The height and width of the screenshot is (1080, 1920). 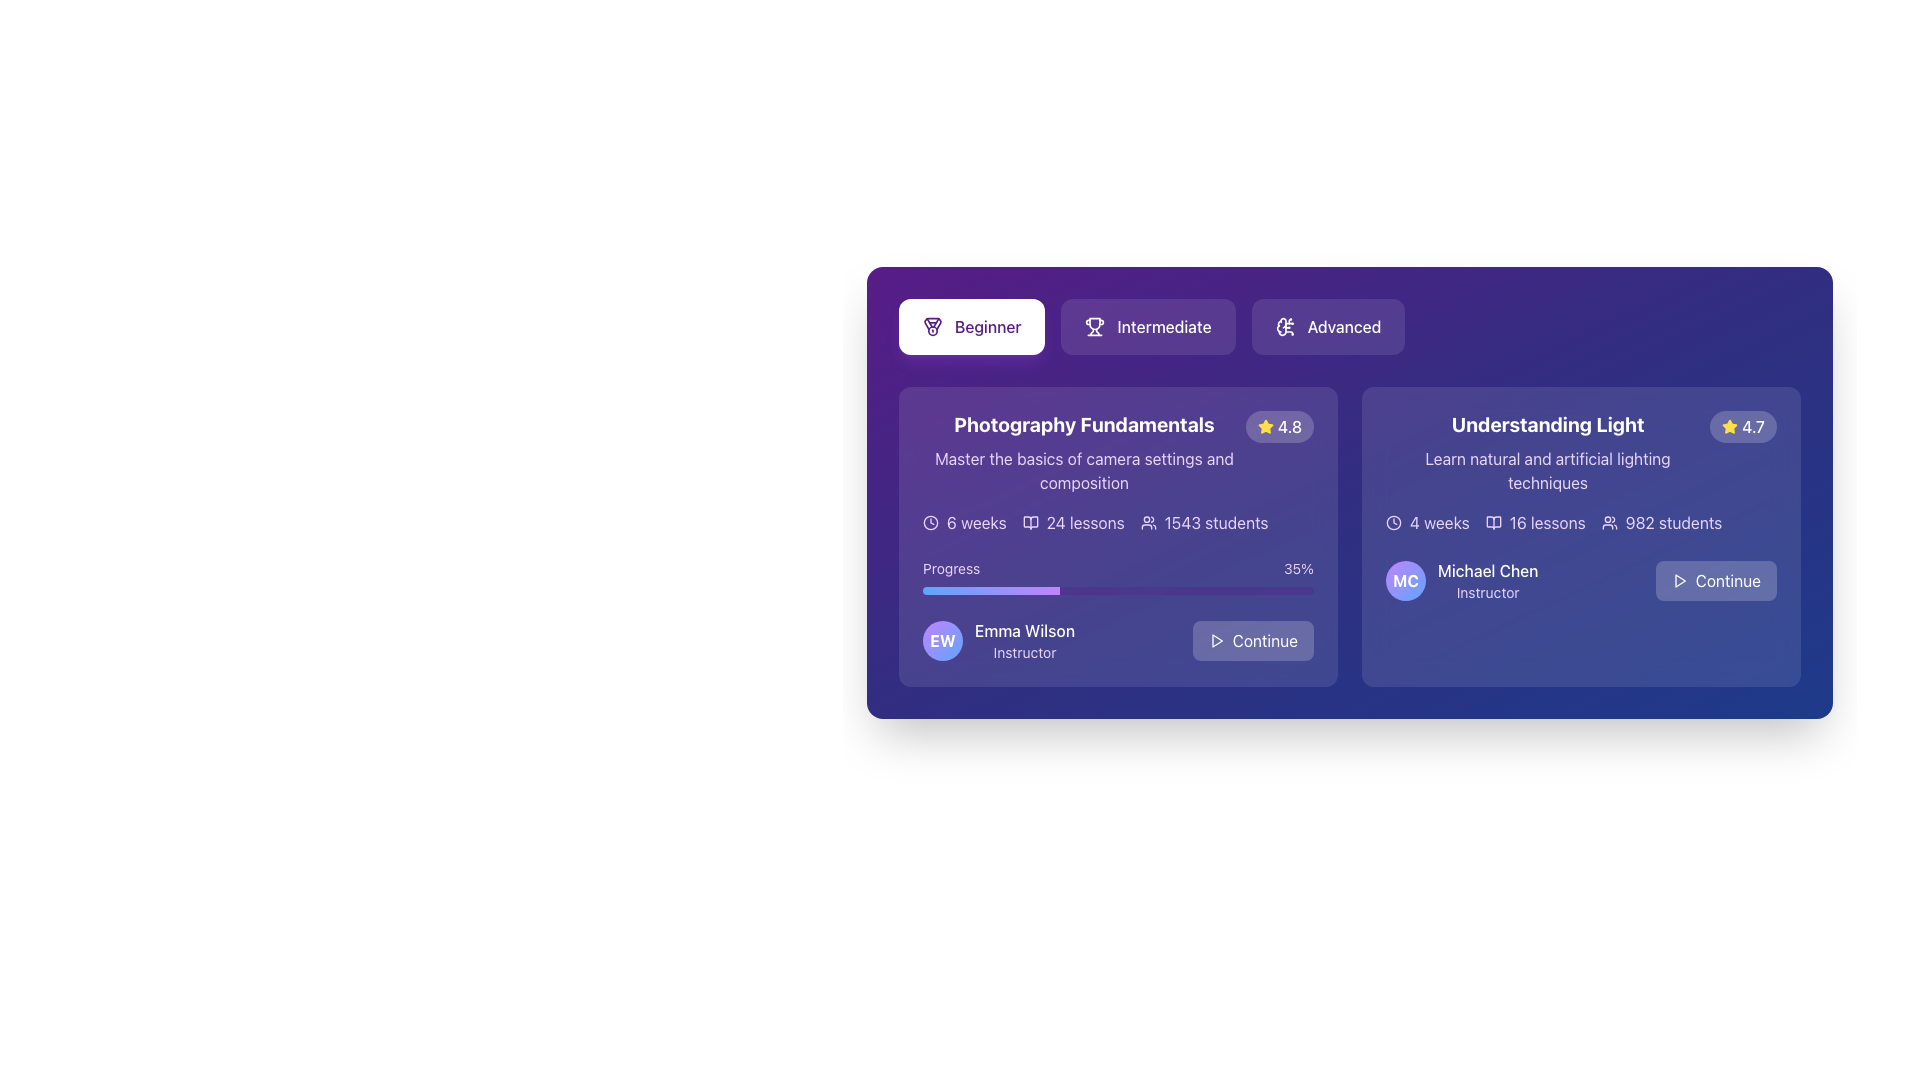 I want to click on the yellow star-shaped icon located to the left of the rating '4.7' in the upper-right card of the multi-card layout, so click(x=1729, y=426).